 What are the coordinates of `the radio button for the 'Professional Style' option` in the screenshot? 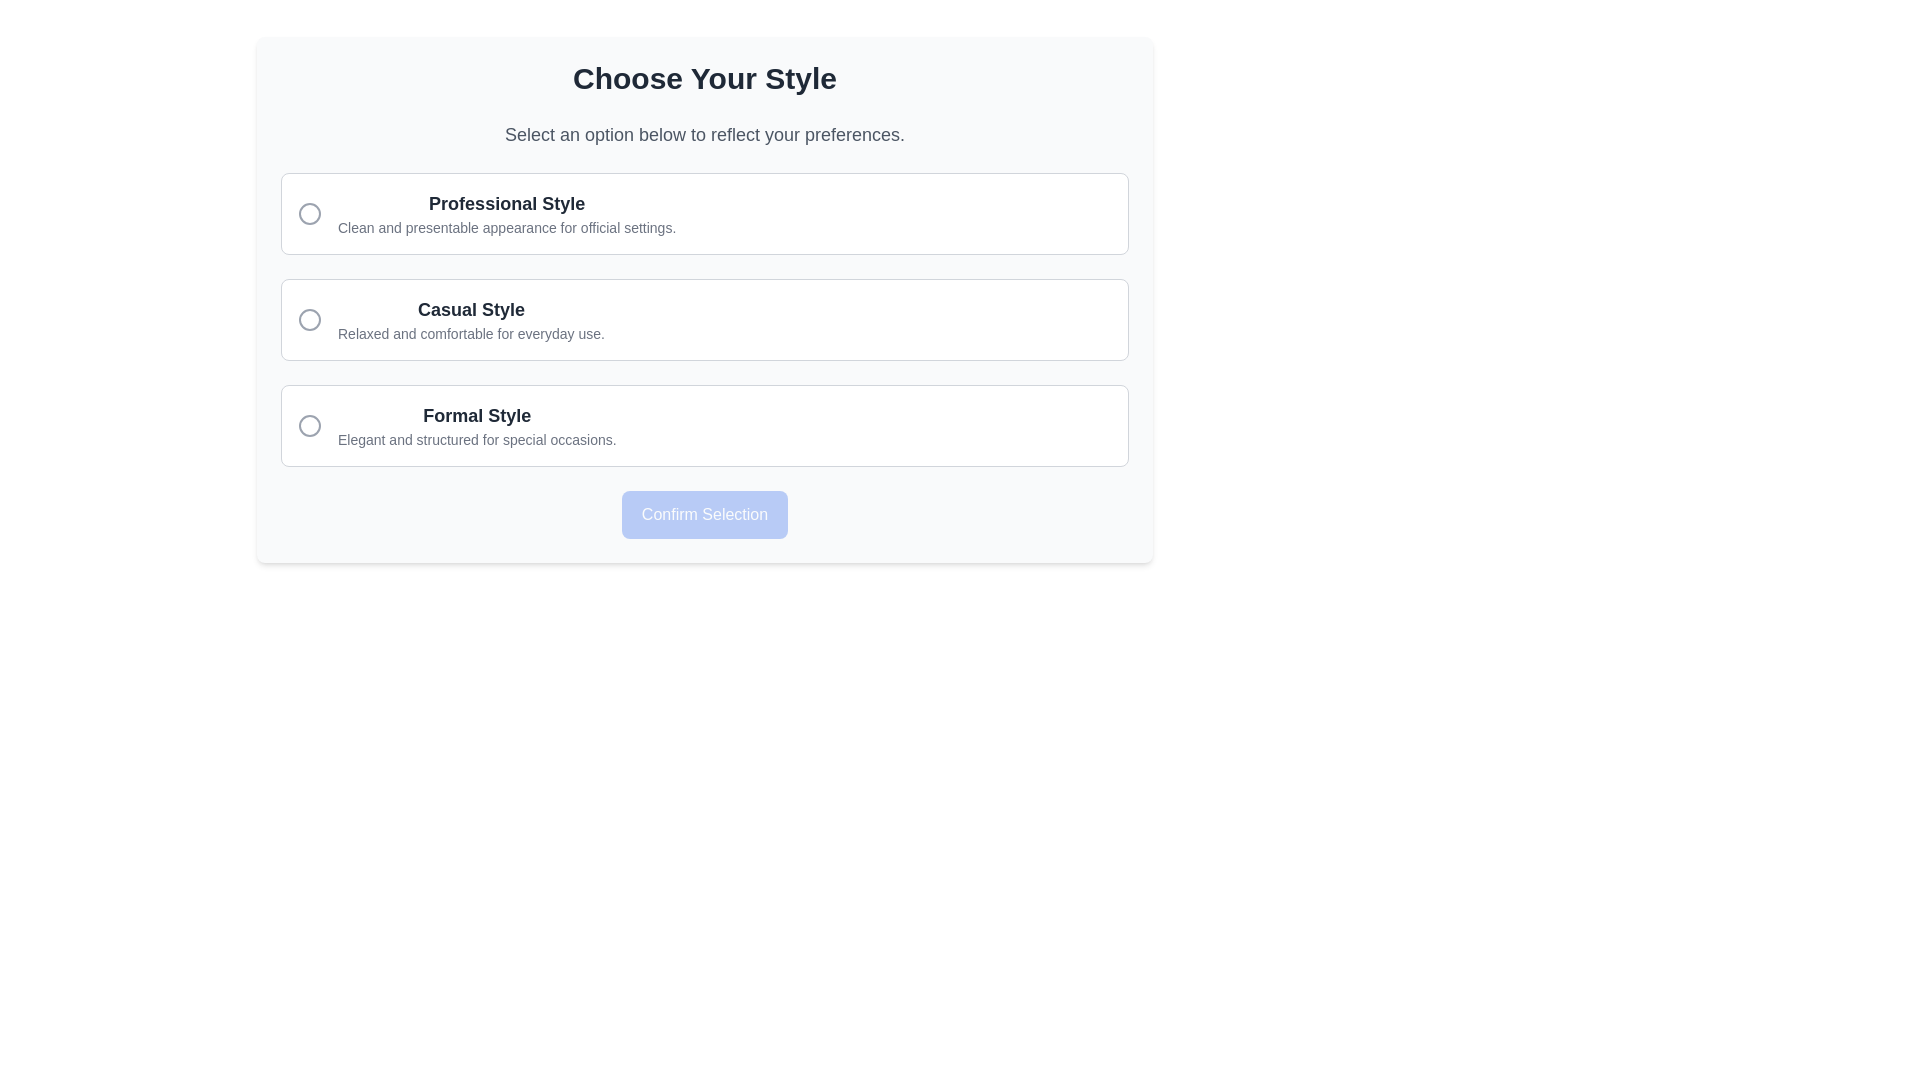 It's located at (309, 213).